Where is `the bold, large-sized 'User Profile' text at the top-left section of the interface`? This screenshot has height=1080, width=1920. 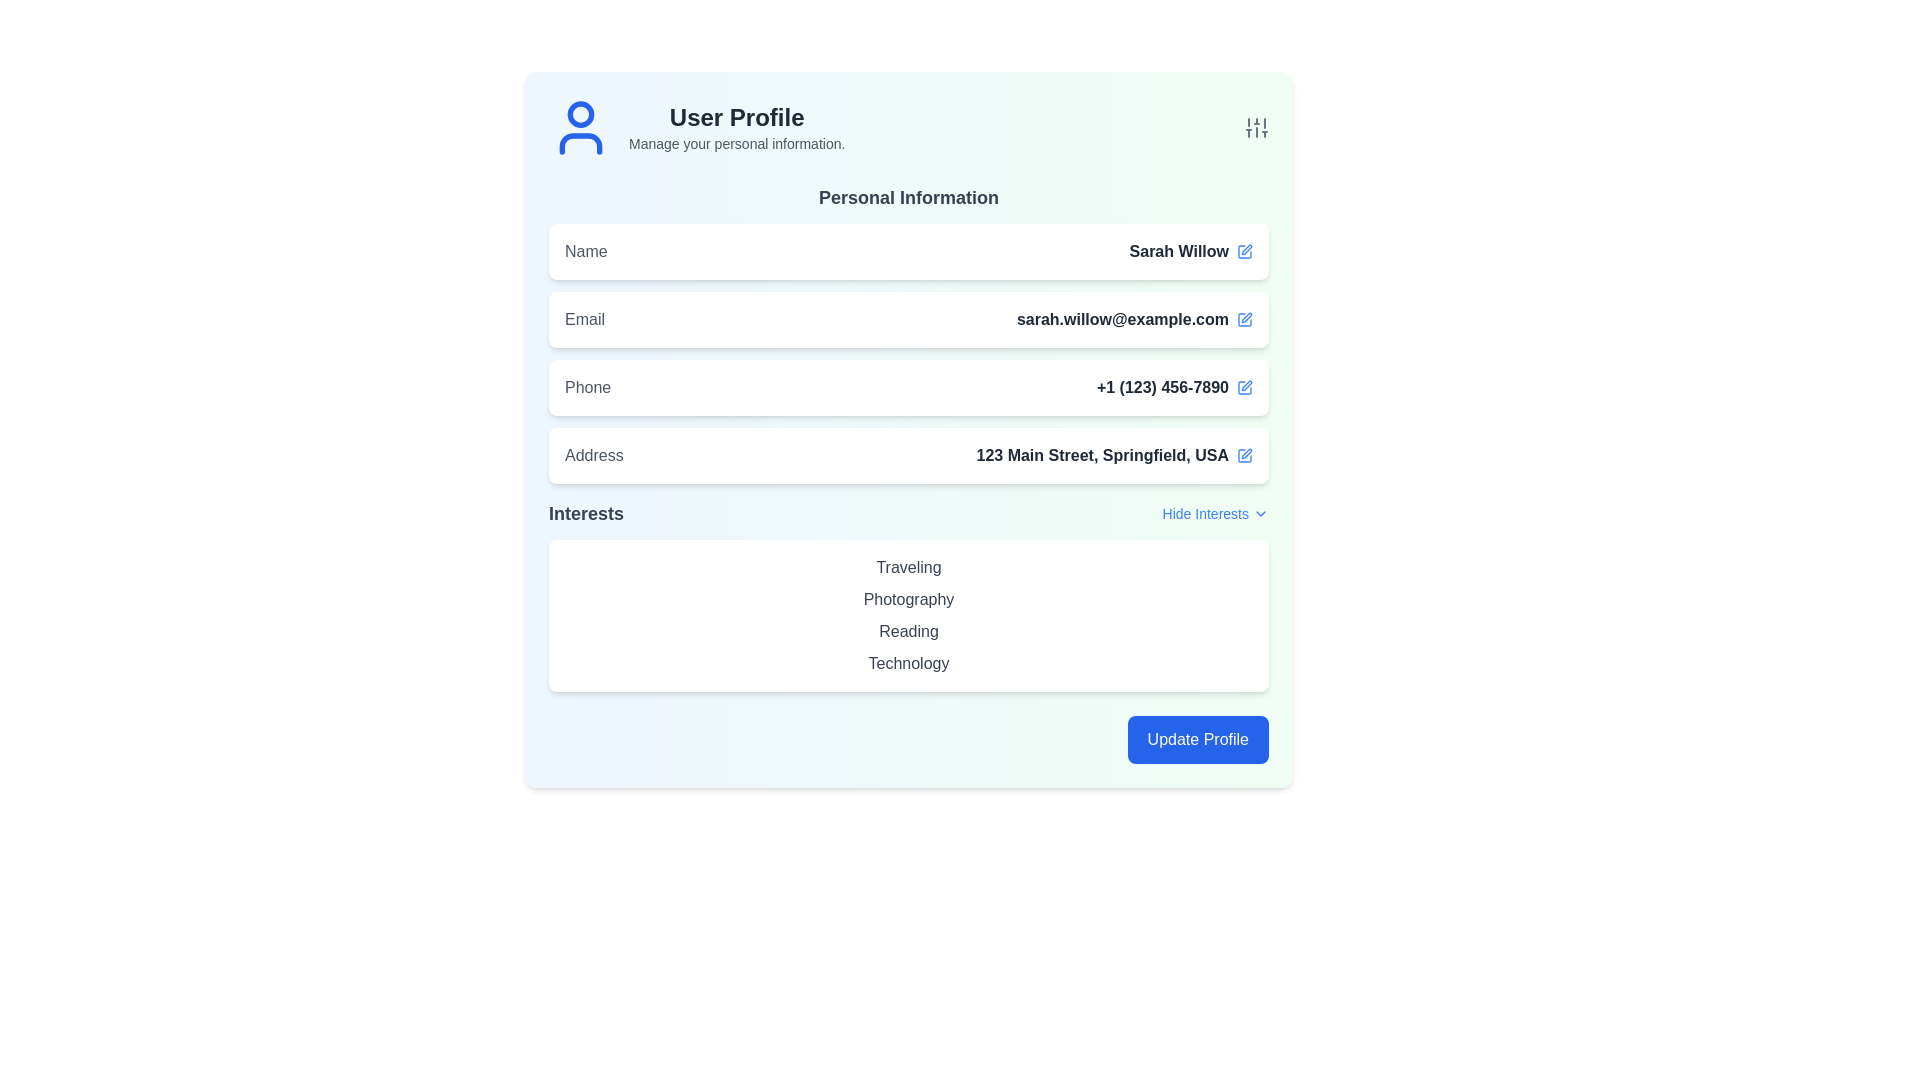
the bold, large-sized 'User Profile' text at the top-left section of the interface is located at coordinates (736, 118).